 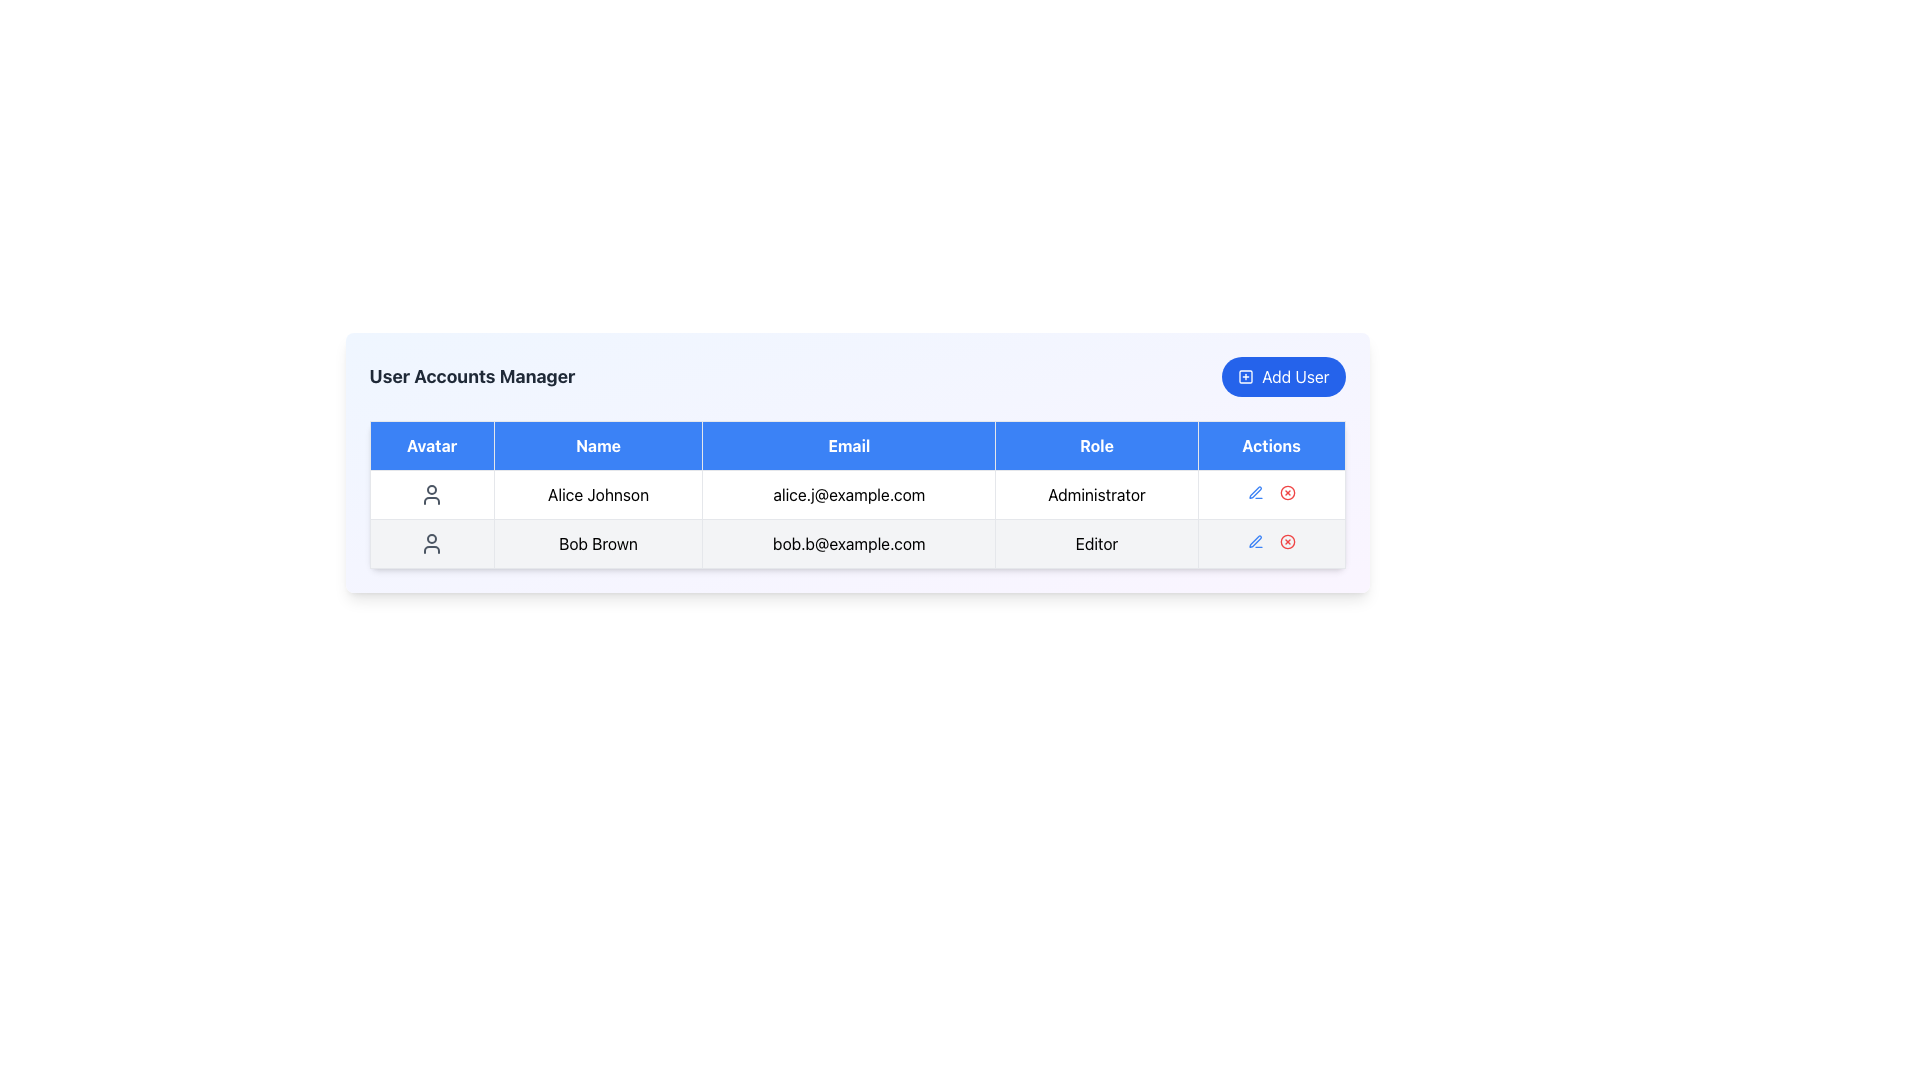 What do you see at coordinates (431, 543) in the screenshot?
I see `the avatar icon representing 'Bob Brown' in the bottom row of the user information table, located in the leftmost column labeled 'Avatar'` at bounding box center [431, 543].